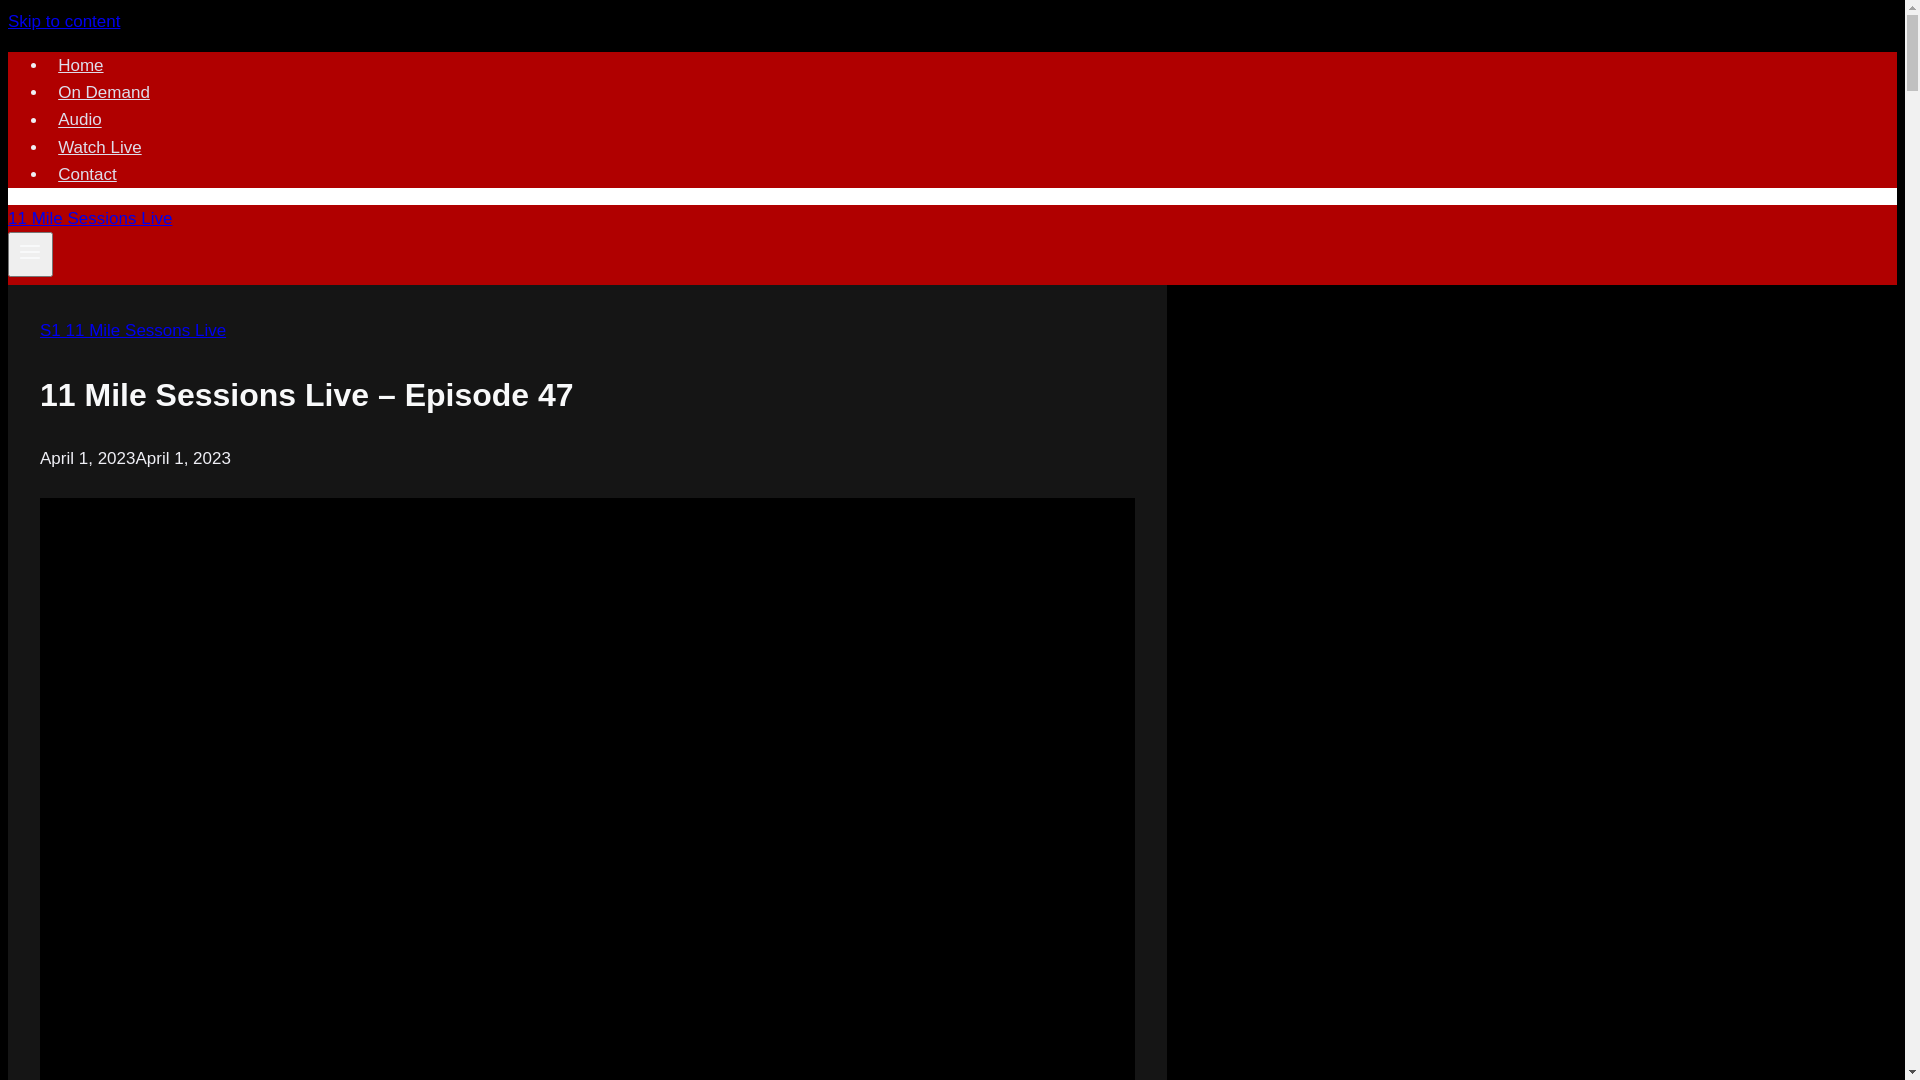  Describe the element at coordinates (103, 92) in the screenshot. I see `'On Demand'` at that location.